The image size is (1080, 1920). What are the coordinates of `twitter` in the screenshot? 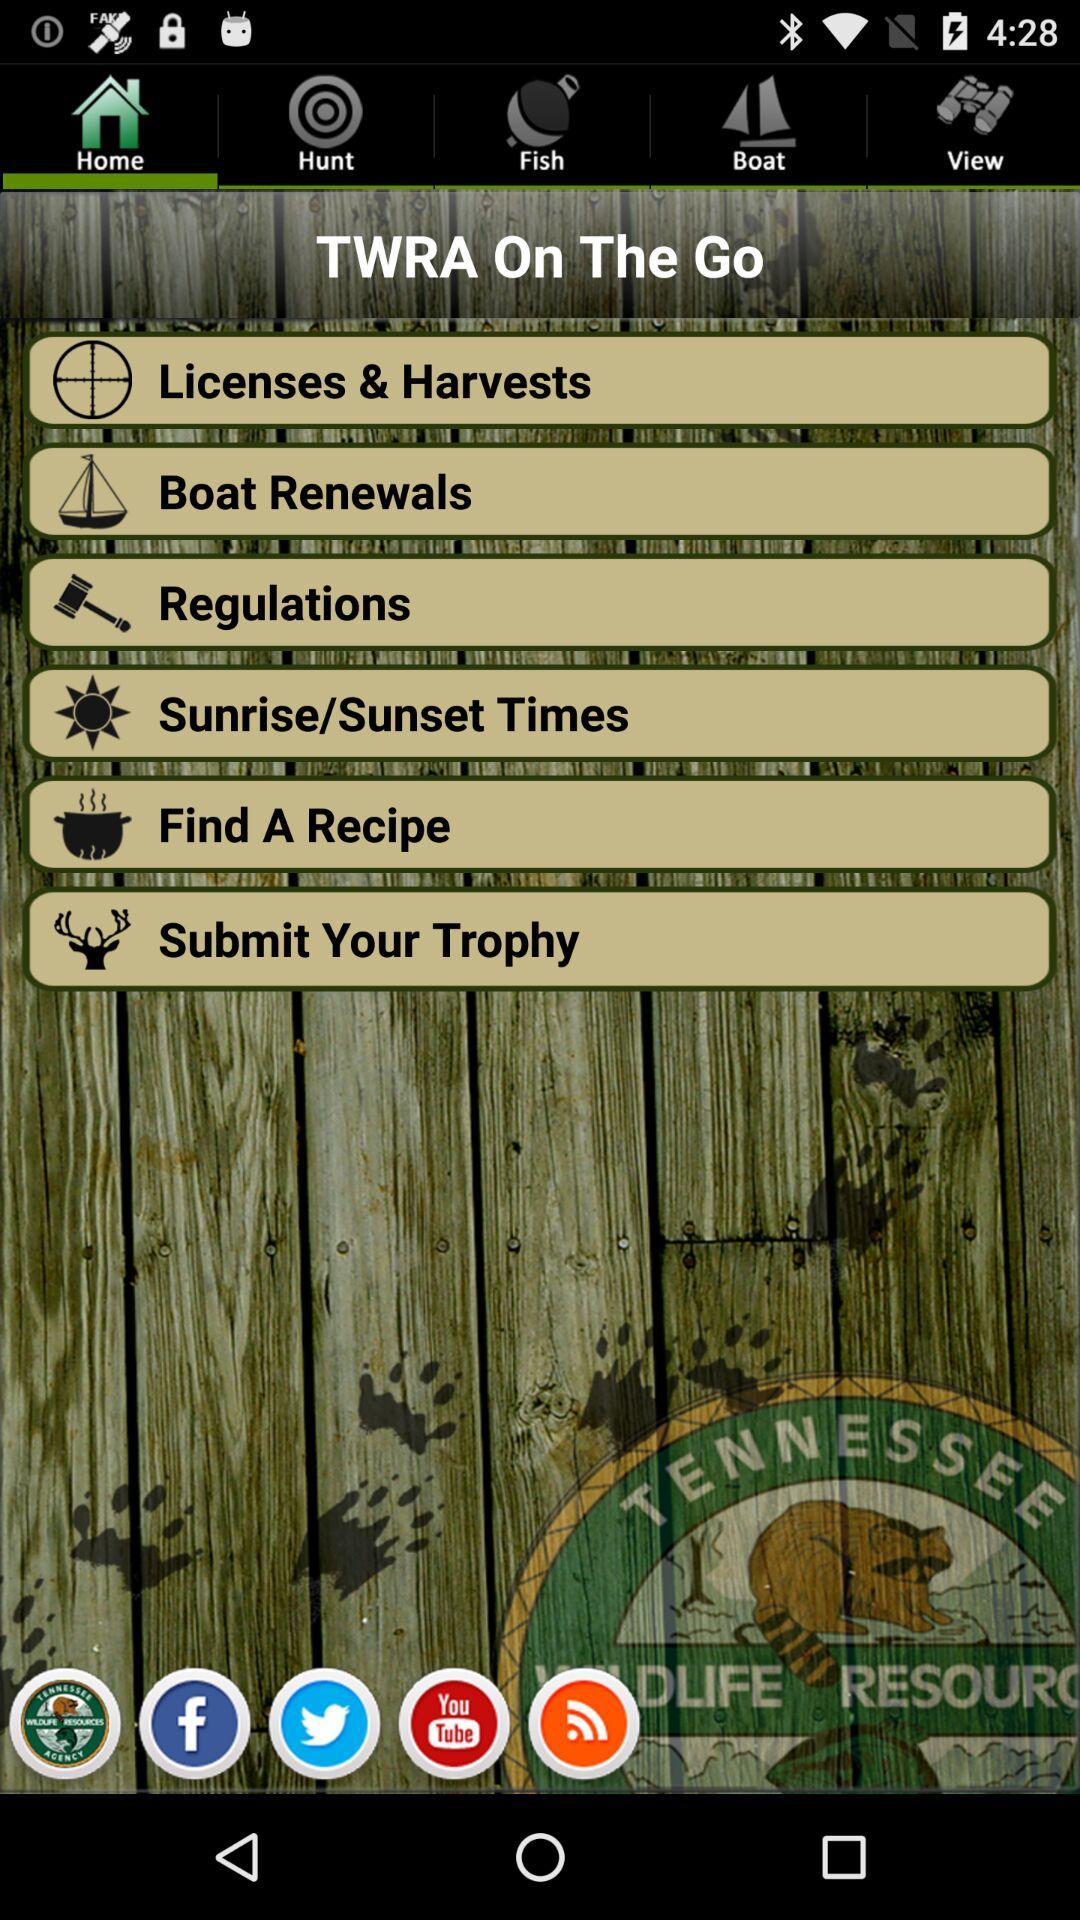 It's located at (323, 1728).